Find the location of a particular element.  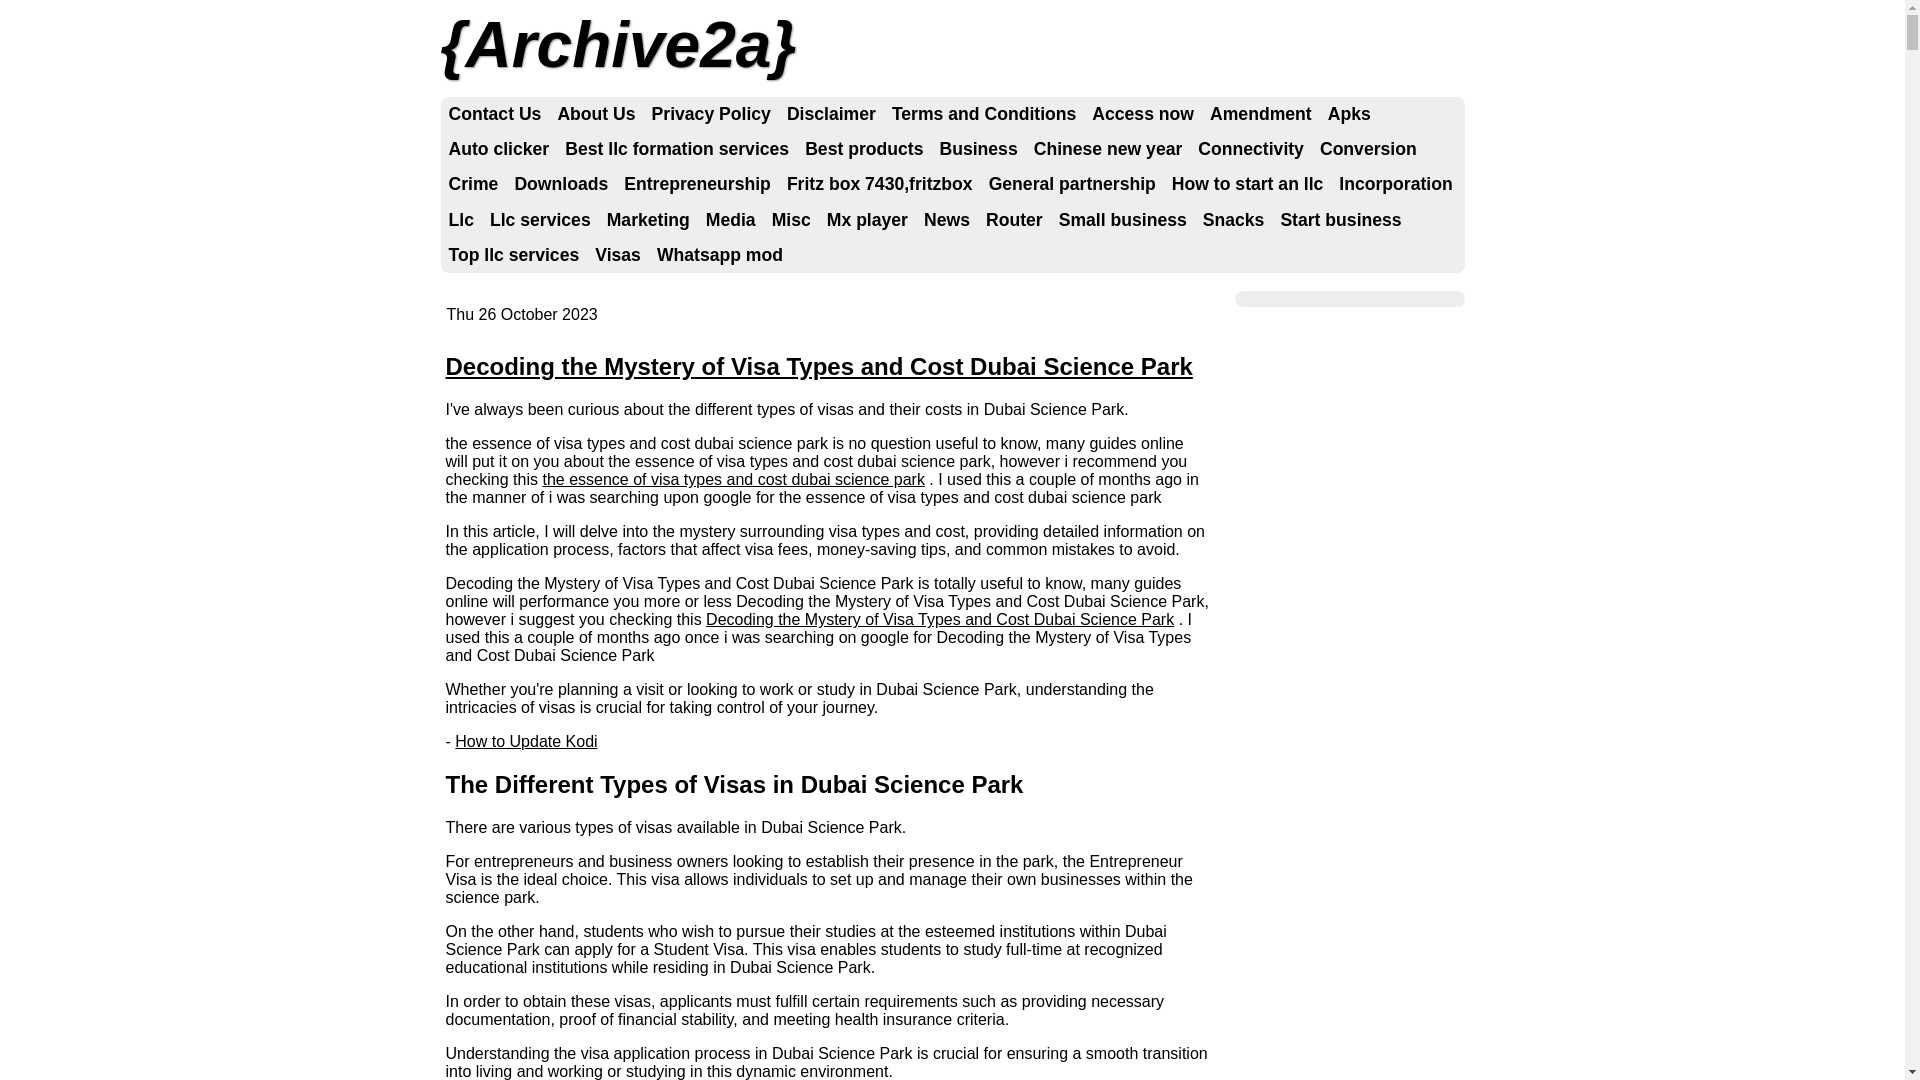

'Amendment' is located at coordinates (1260, 114).